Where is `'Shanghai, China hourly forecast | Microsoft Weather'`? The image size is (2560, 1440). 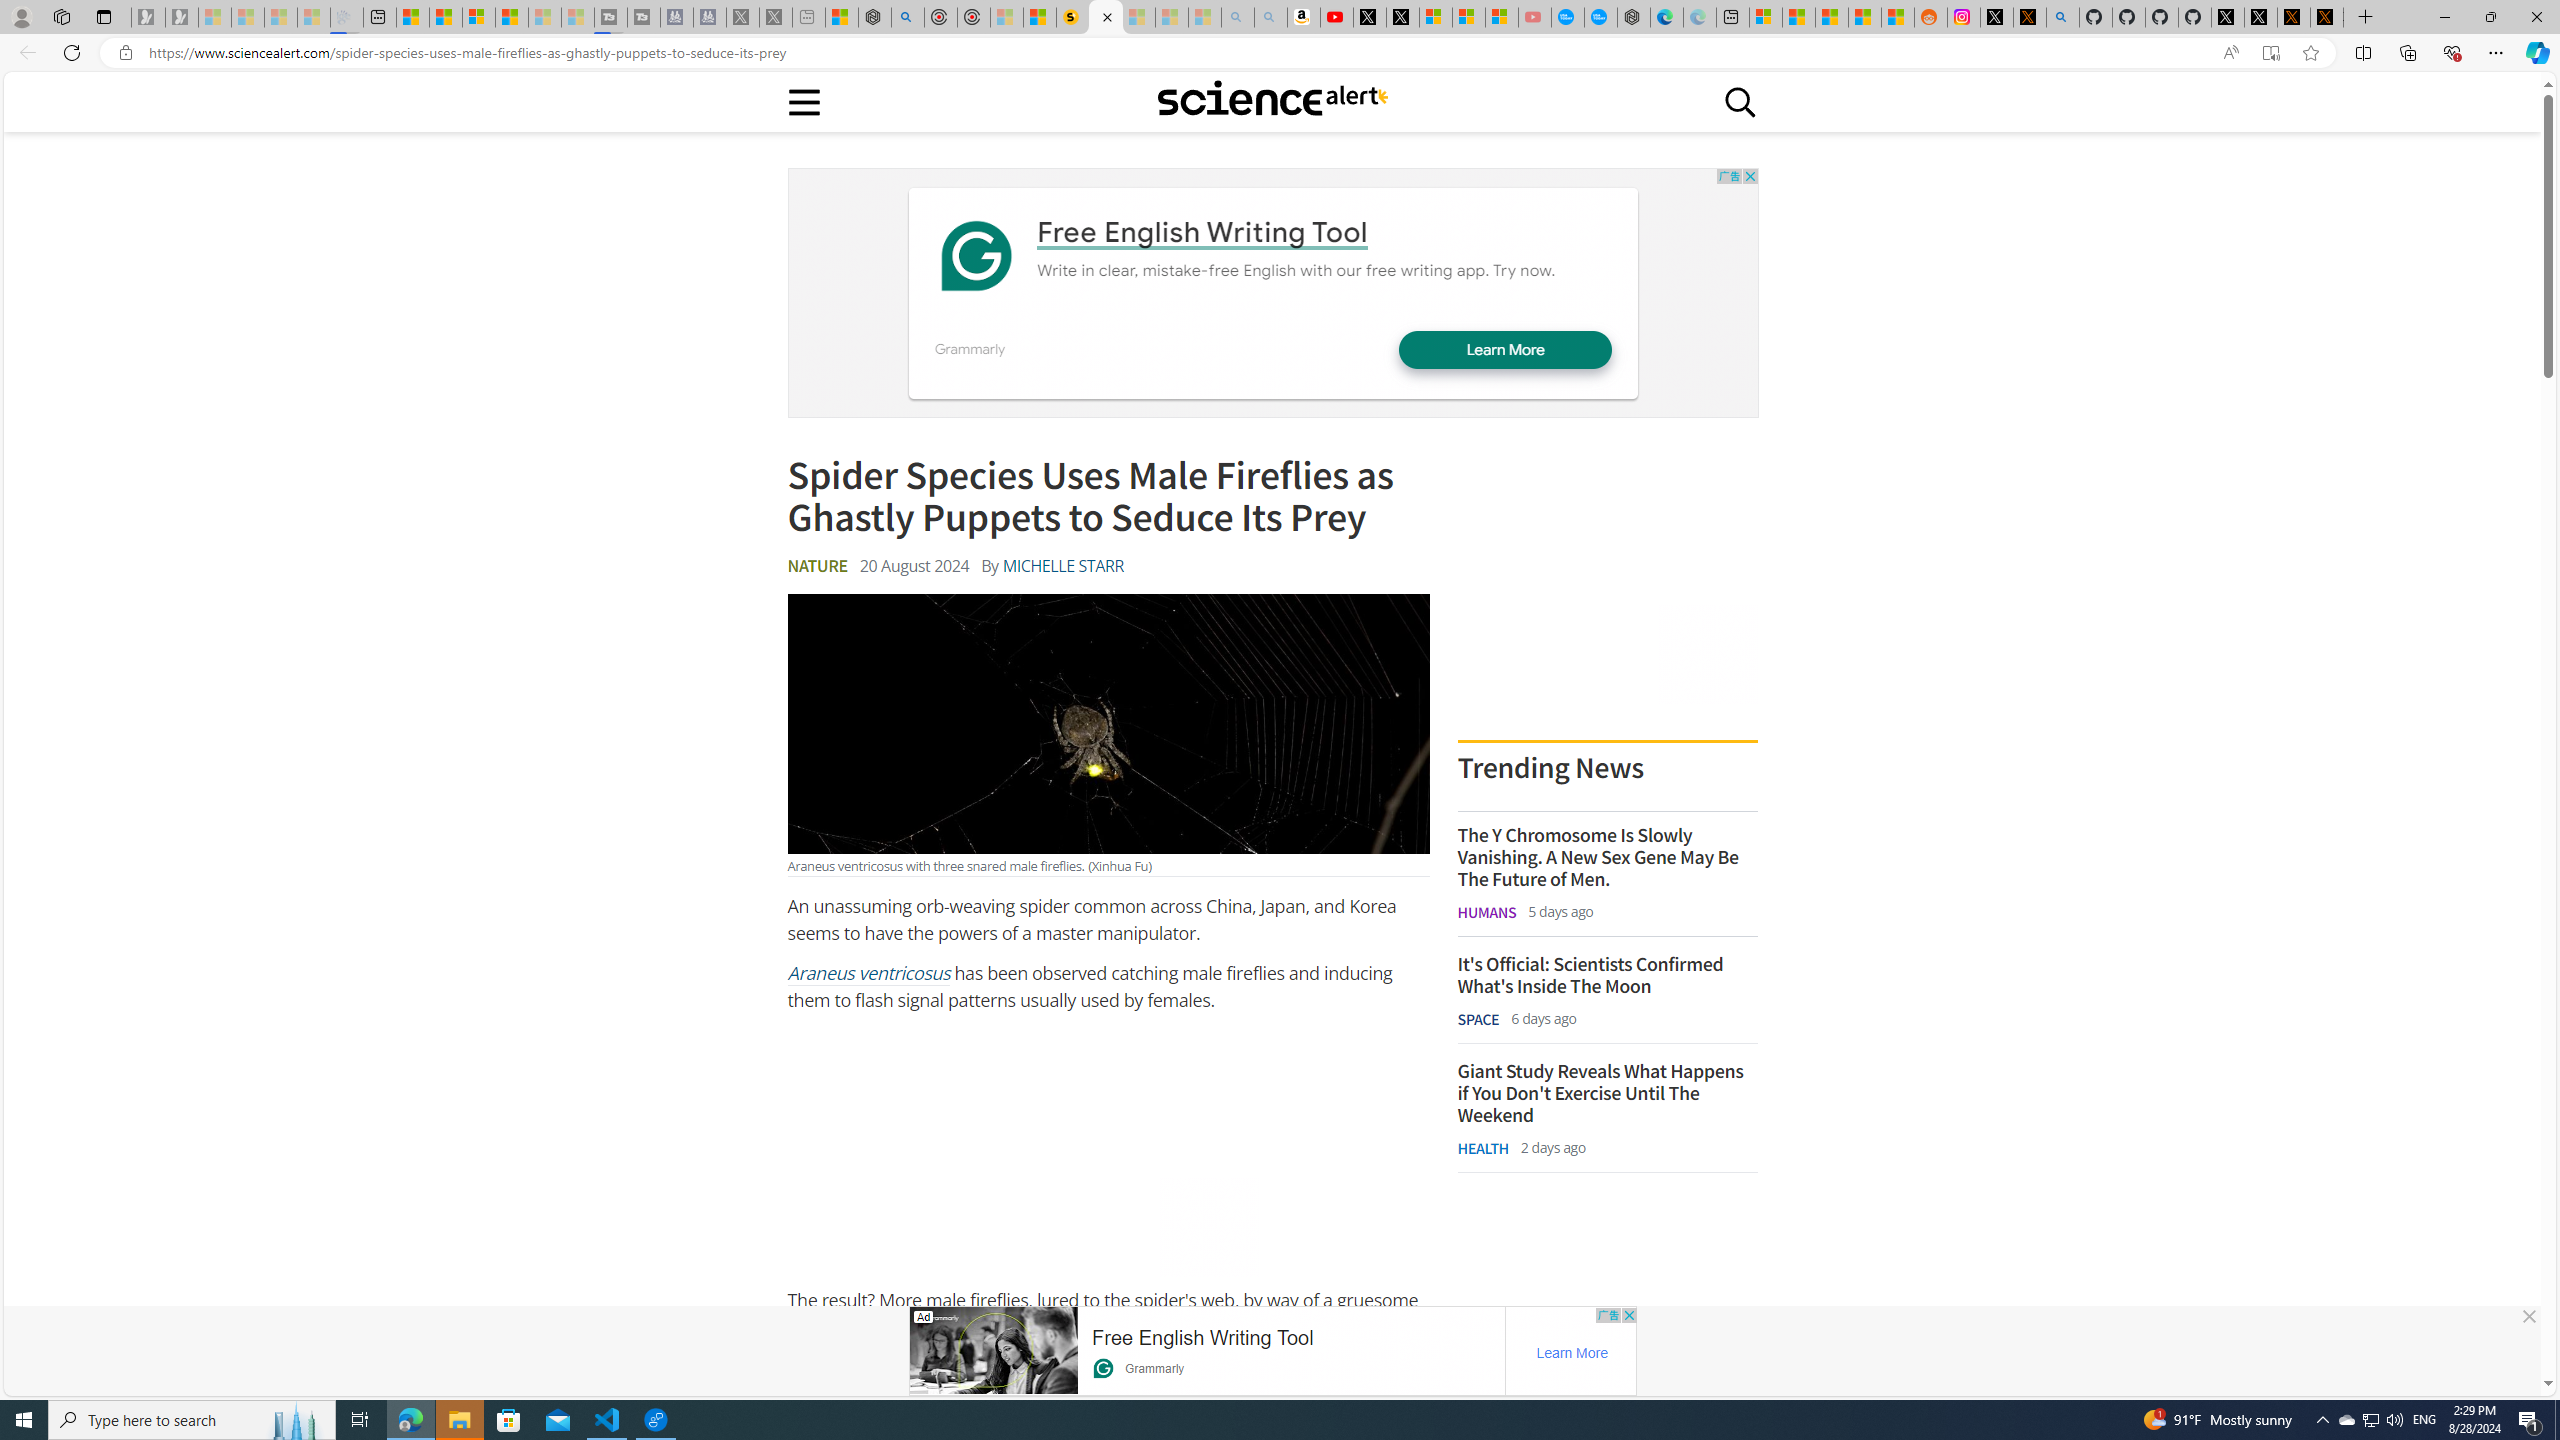 'Shanghai, China hourly forecast | Microsoft Weather' is located at coordinates (1830, 16).